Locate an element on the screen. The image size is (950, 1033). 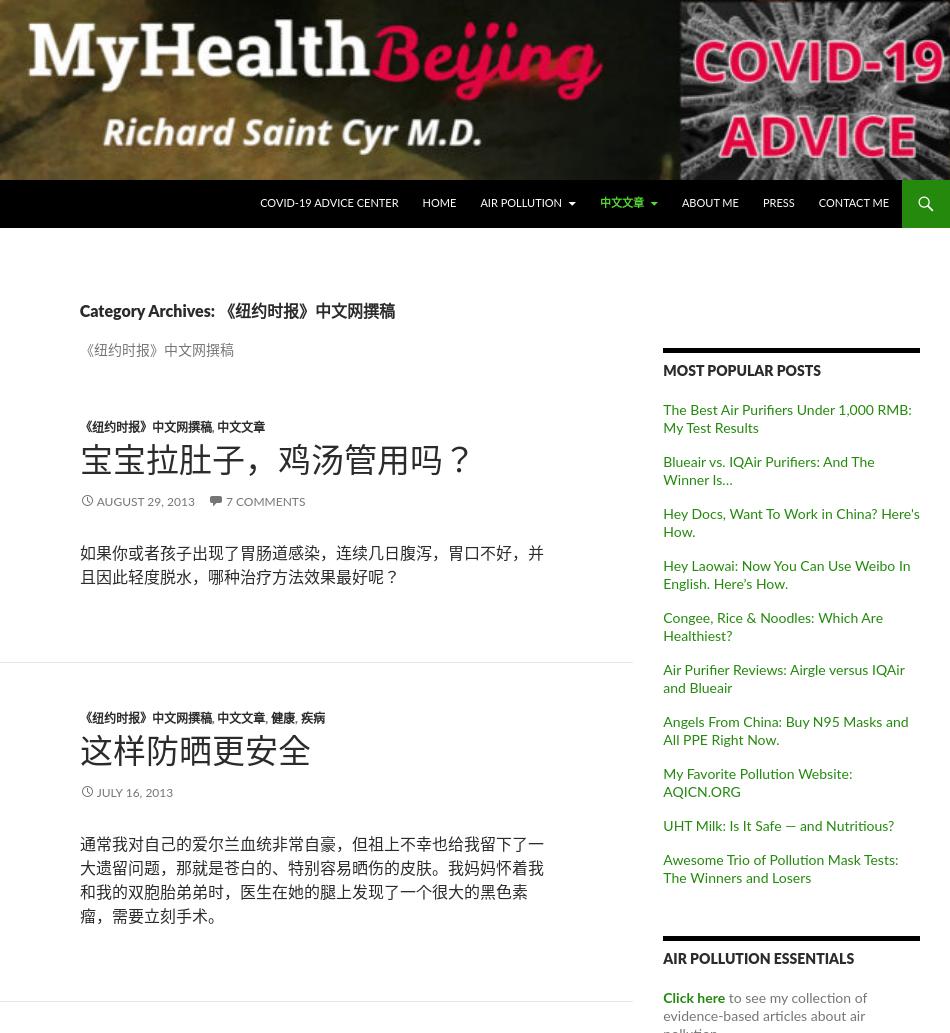
'Press' is located at coordinates (776, 201).